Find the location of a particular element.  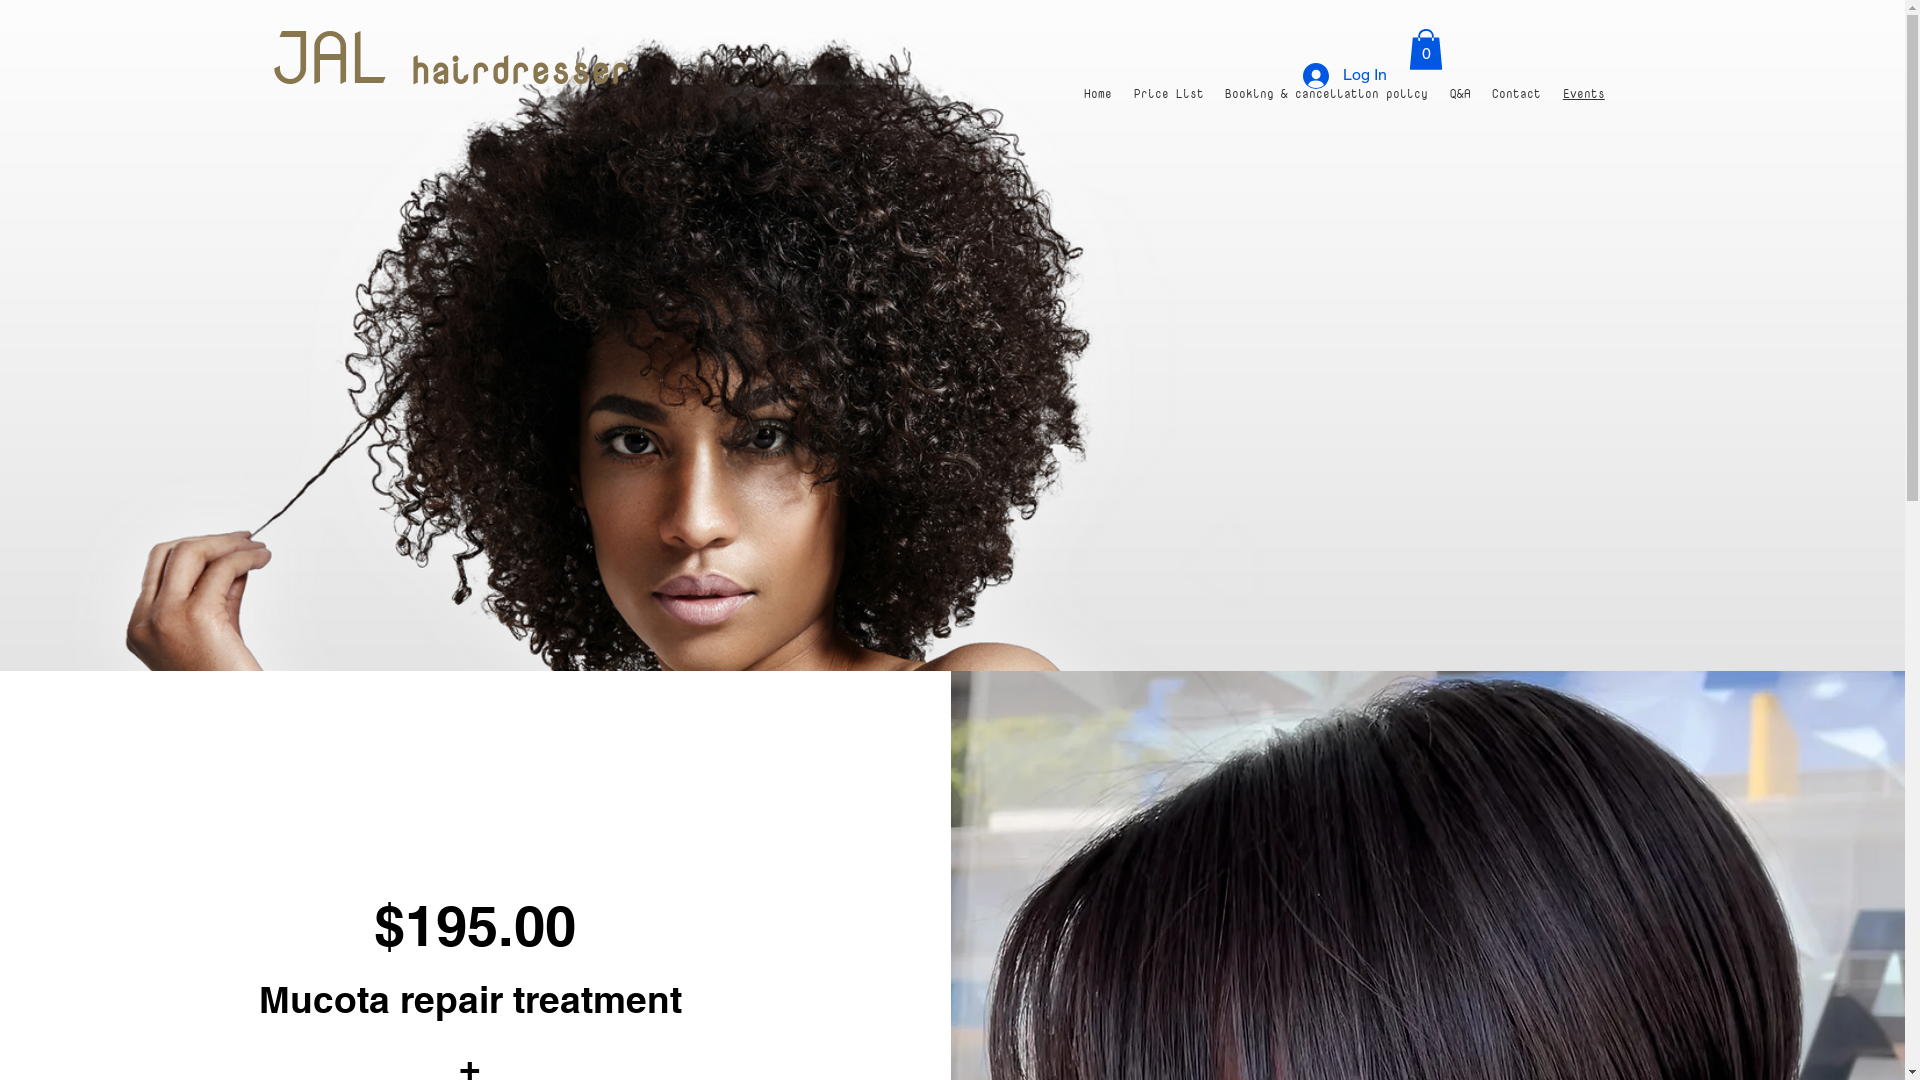

'Events' is located at coordinates (1583, 93).